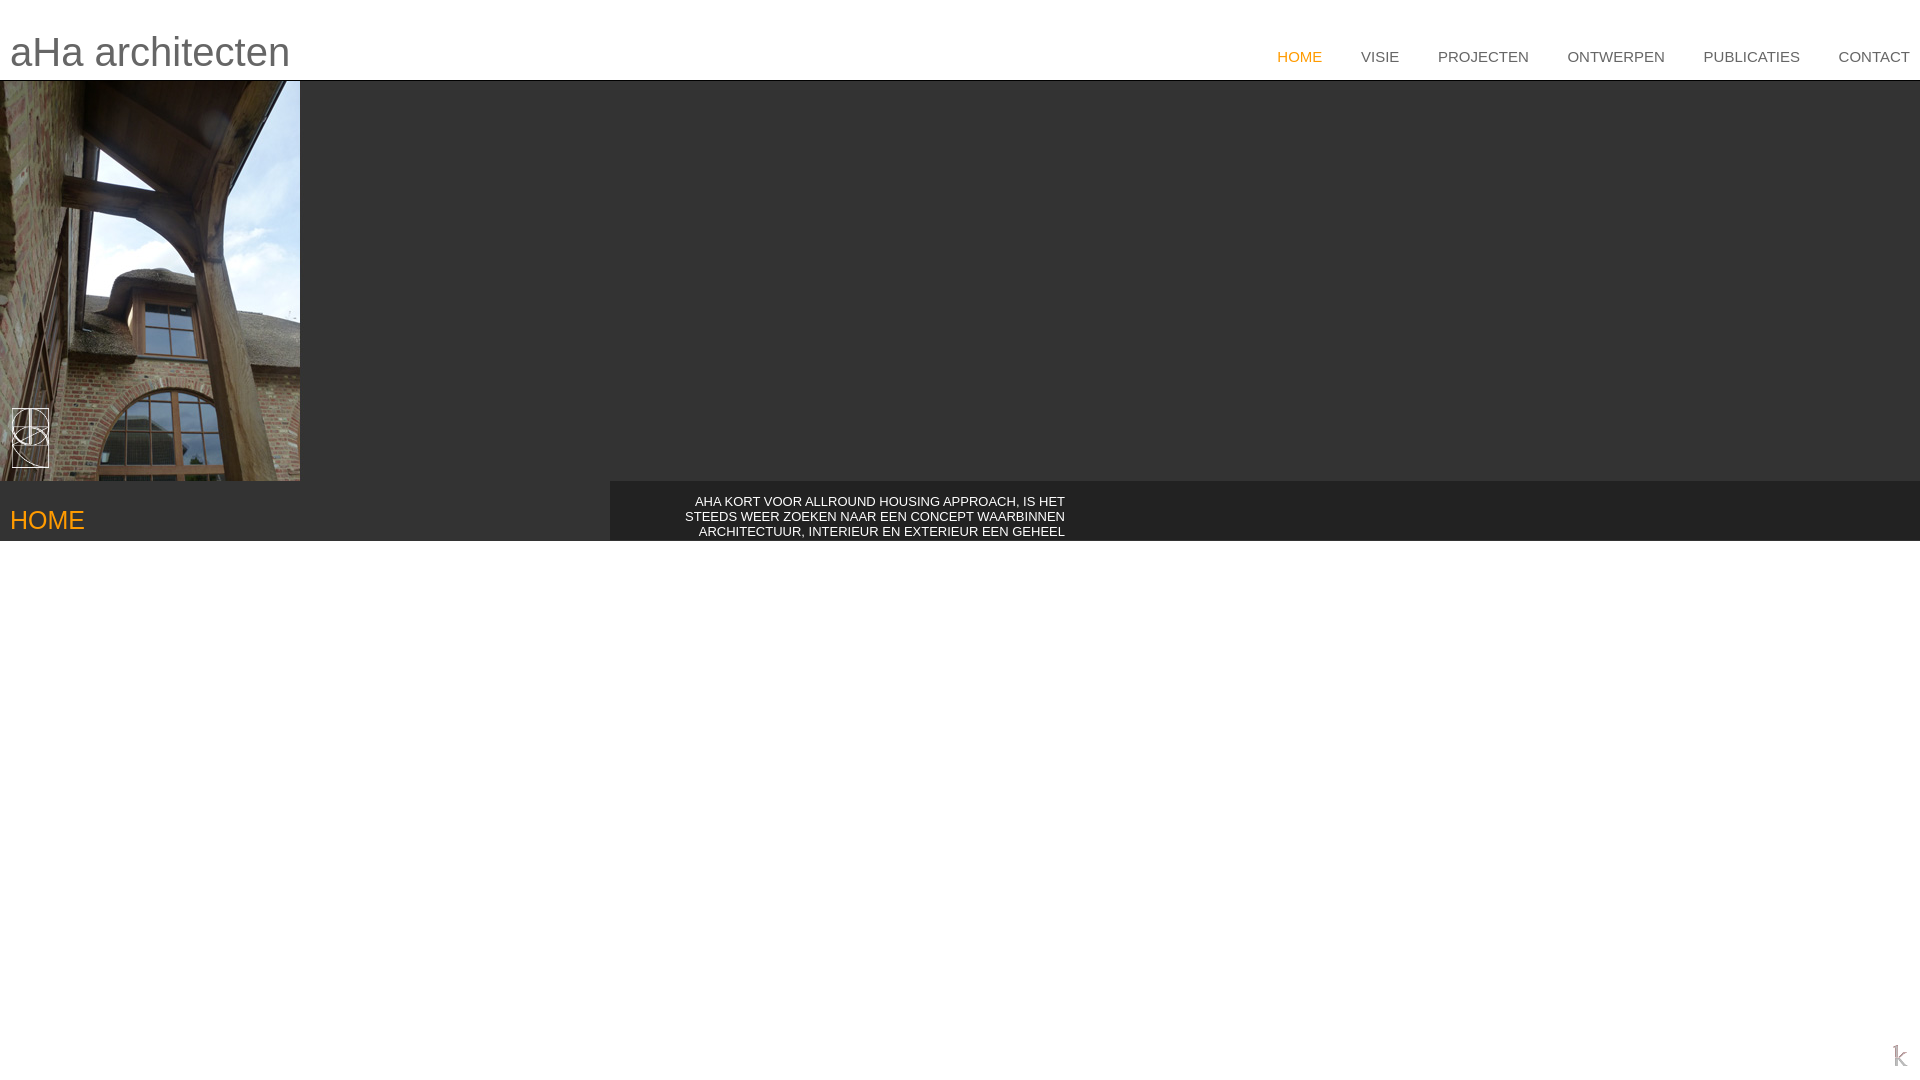 The image size is (1920, 1080). Describe the element at coordinates (1863, 55) in the screenshot. I see `'CONTACT'` at that location.